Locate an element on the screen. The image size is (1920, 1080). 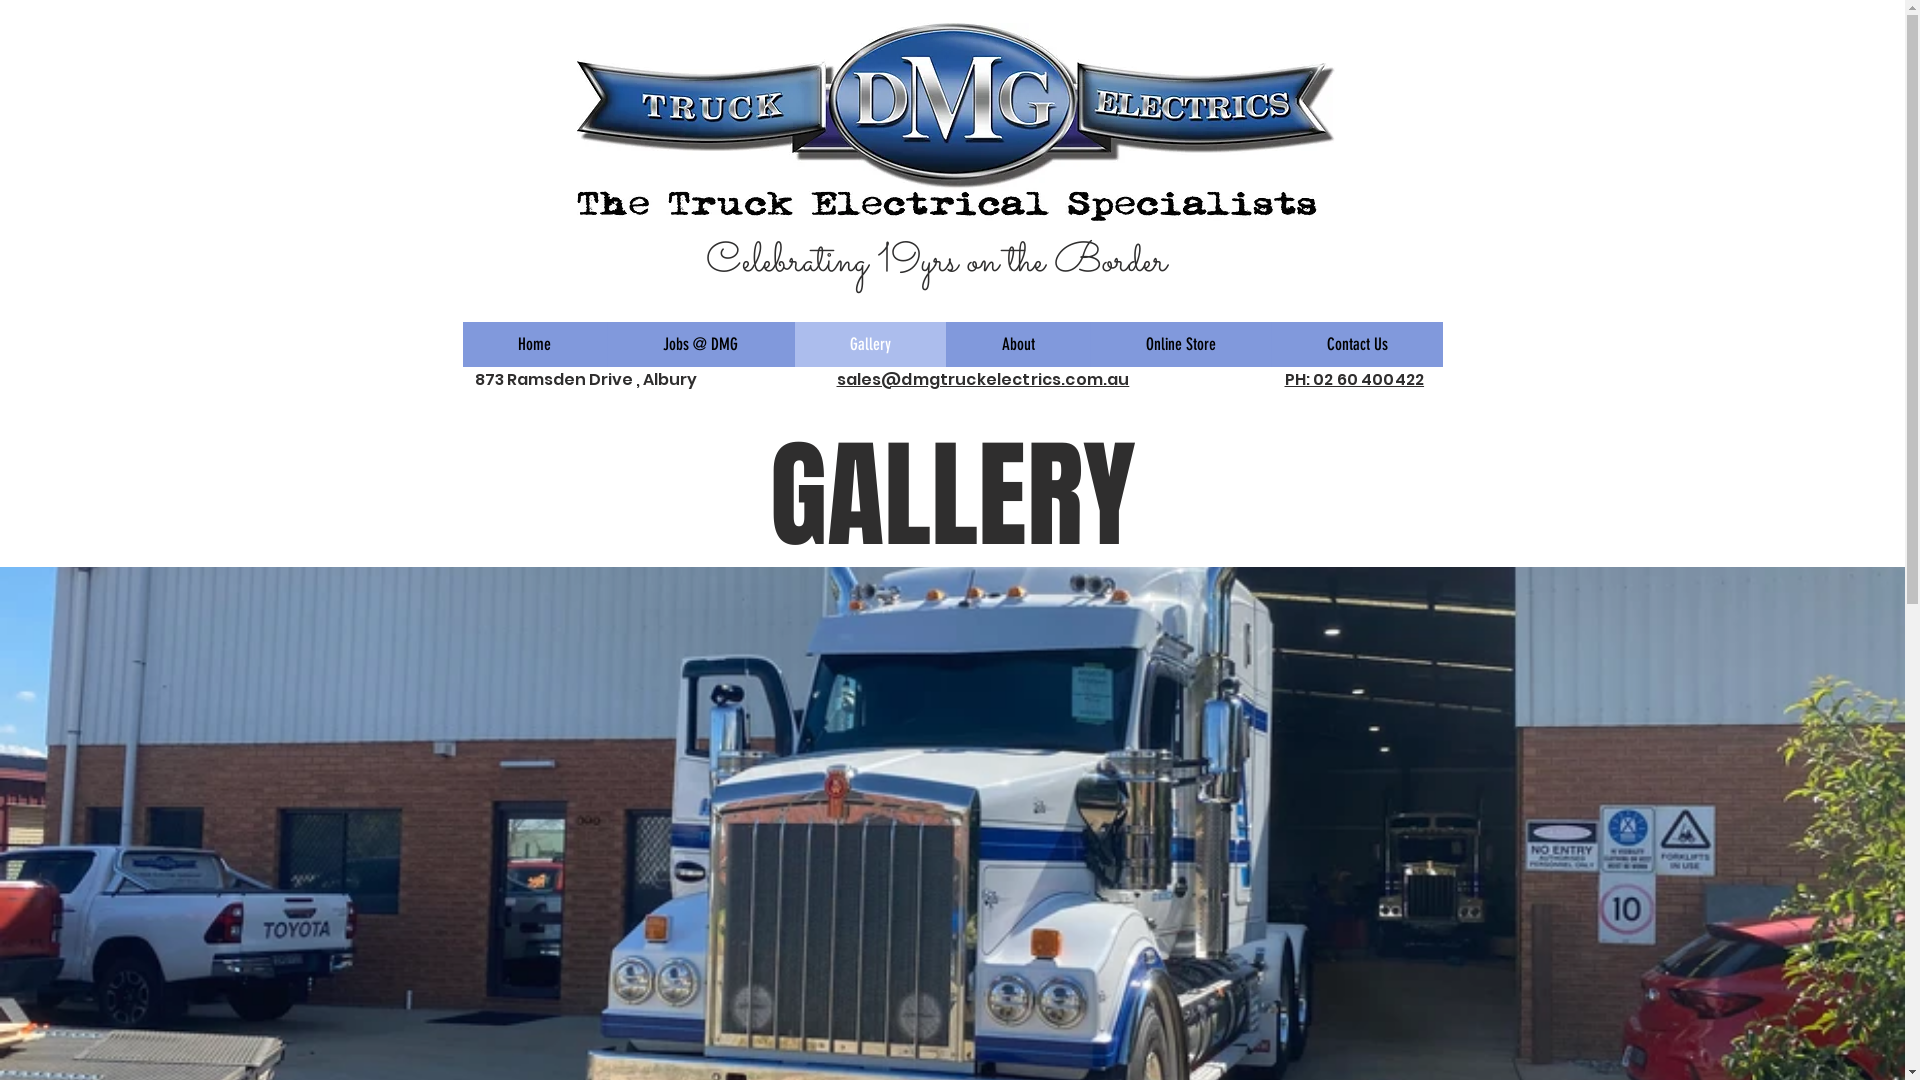
'Gallery' is located at coordinates (869, 343).